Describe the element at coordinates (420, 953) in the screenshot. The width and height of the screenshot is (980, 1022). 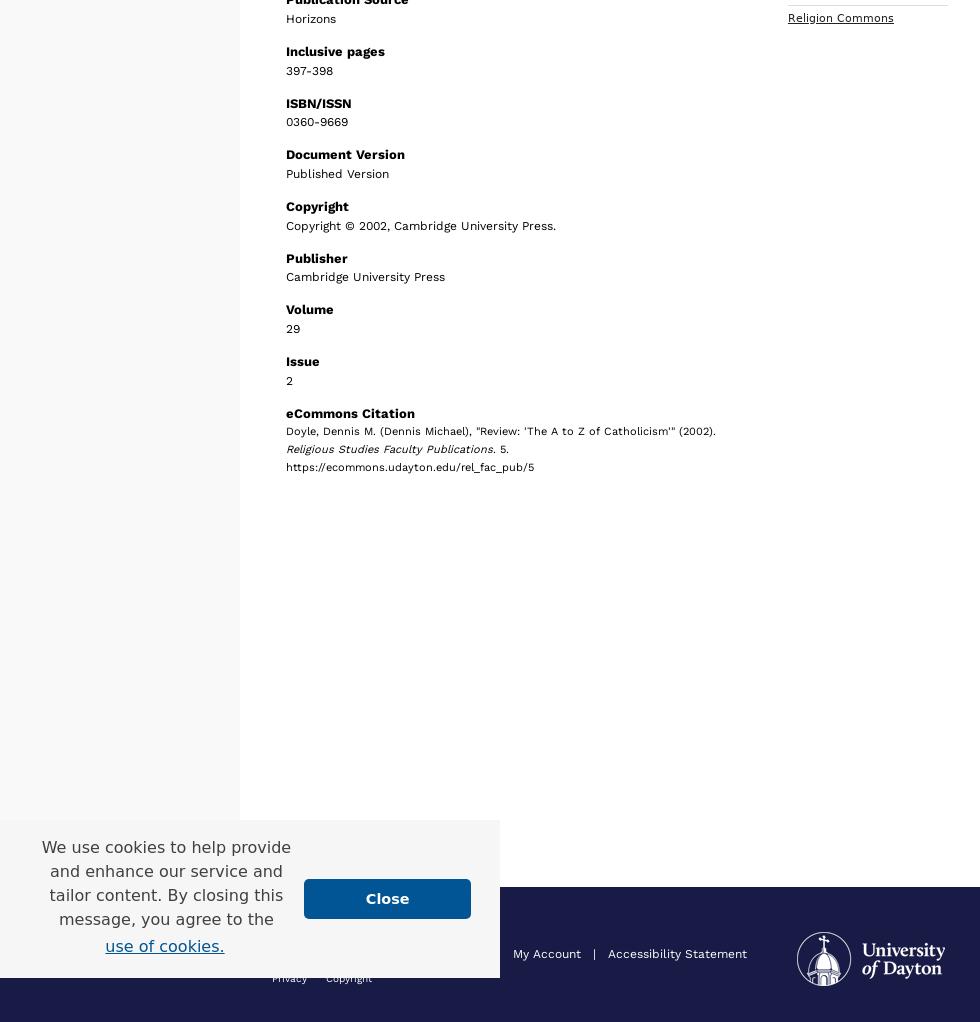
I see `'About'` at that location.